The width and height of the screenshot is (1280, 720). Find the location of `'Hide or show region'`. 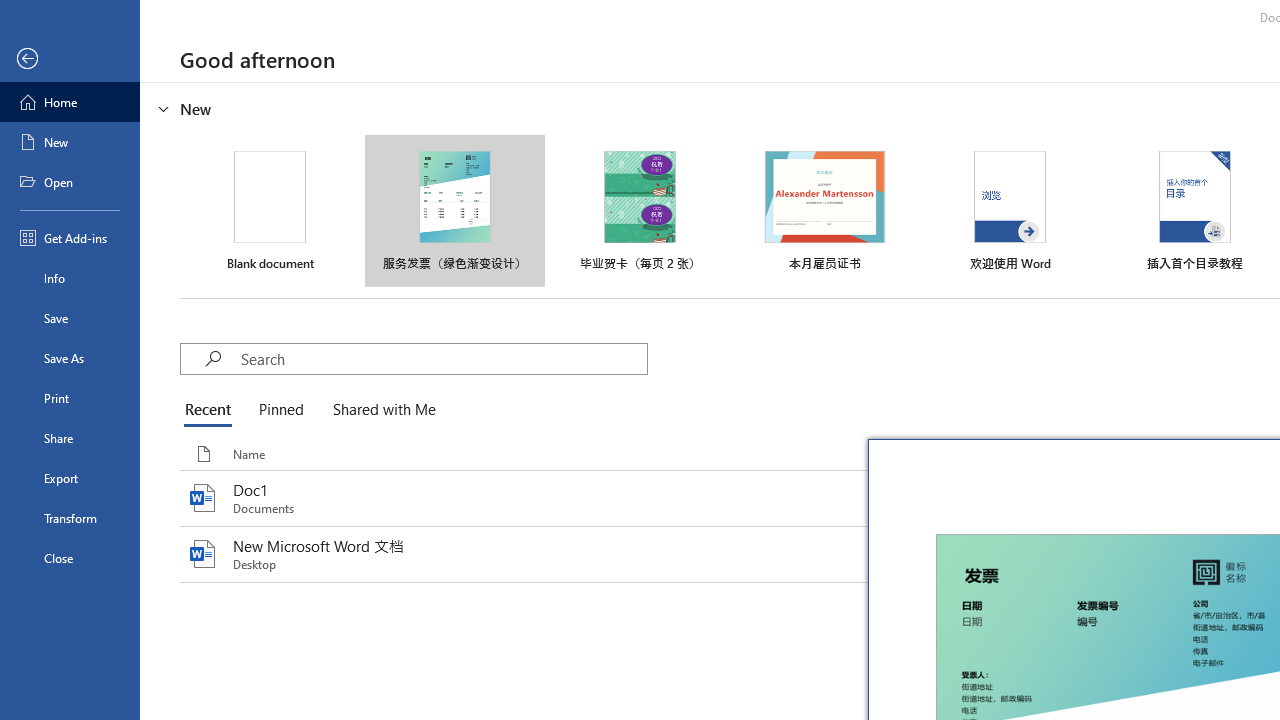

'Hide or show region' is located at coordinates (164, 109).